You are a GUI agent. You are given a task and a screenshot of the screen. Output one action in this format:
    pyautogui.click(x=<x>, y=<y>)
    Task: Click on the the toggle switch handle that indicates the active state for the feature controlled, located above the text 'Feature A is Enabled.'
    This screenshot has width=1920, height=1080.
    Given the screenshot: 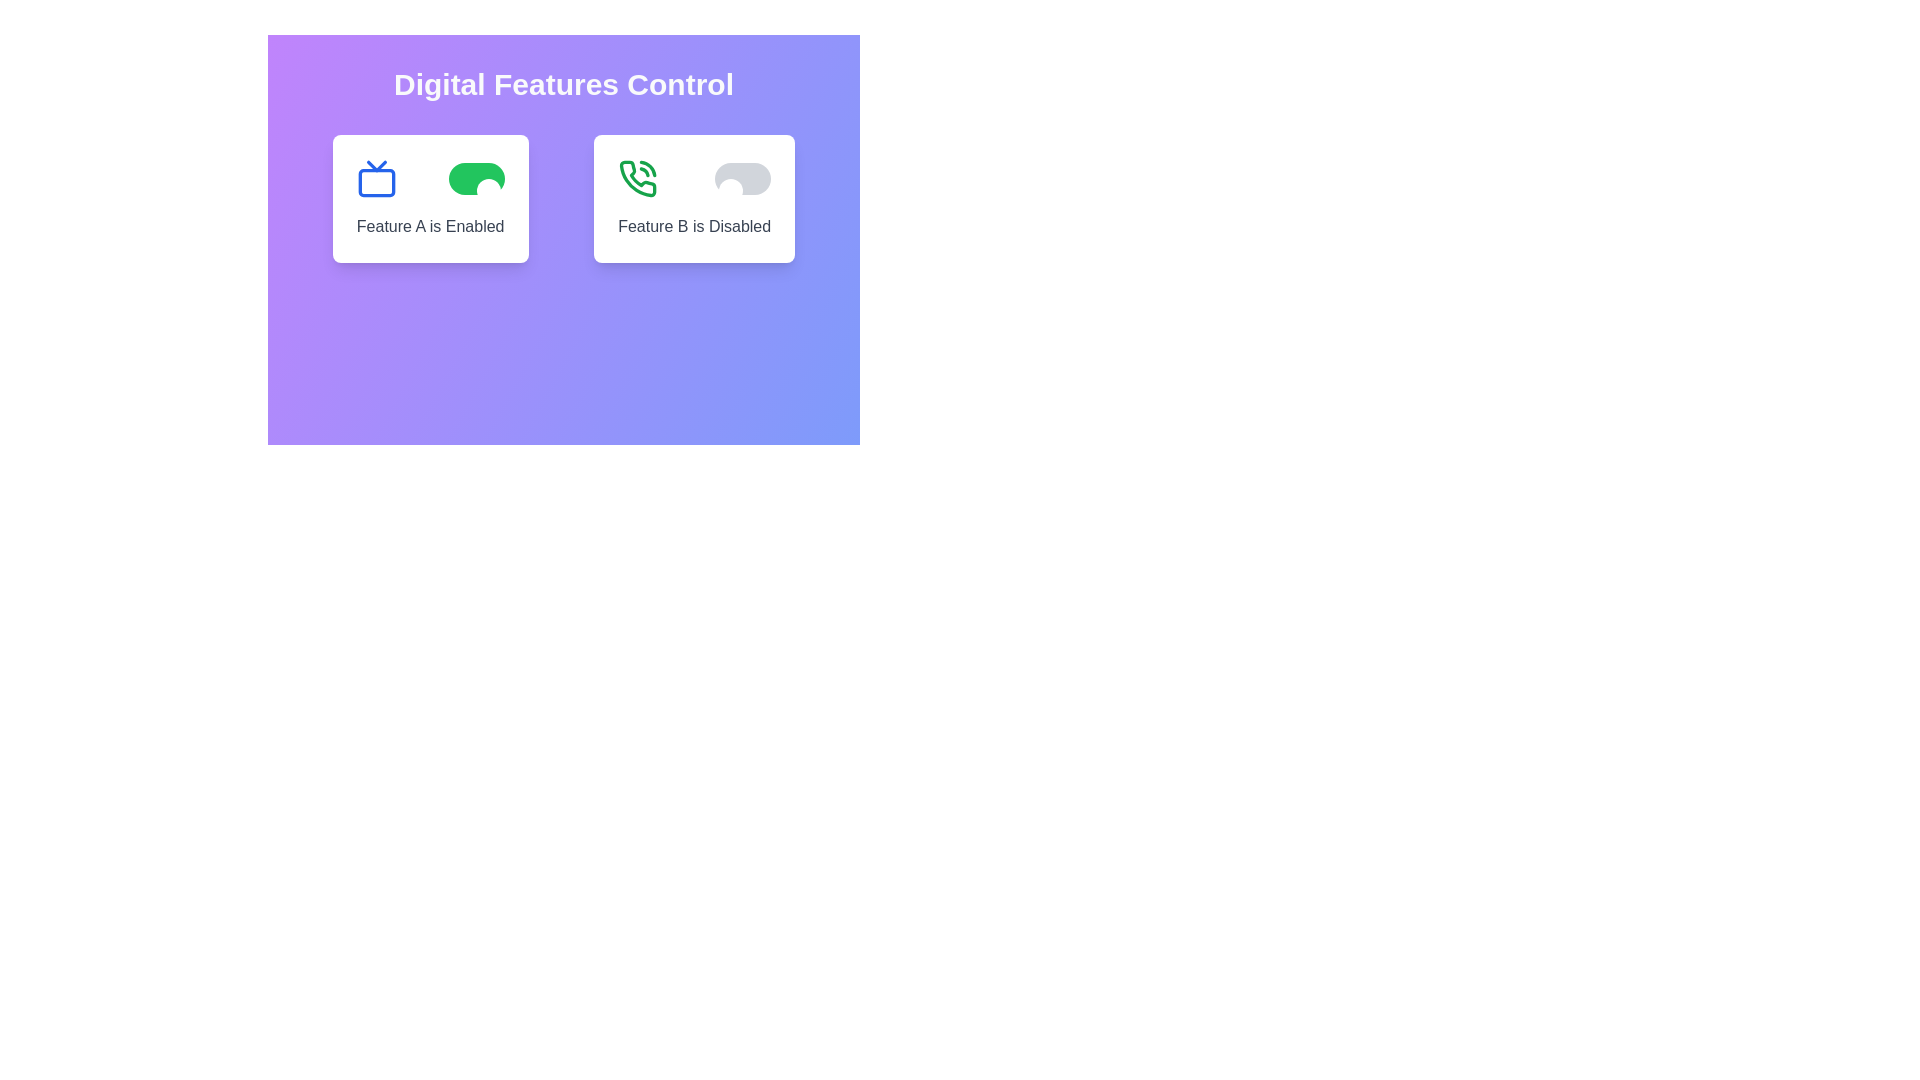 What is the action you would take?
    pyautogui.click(x=488, y=191)
    